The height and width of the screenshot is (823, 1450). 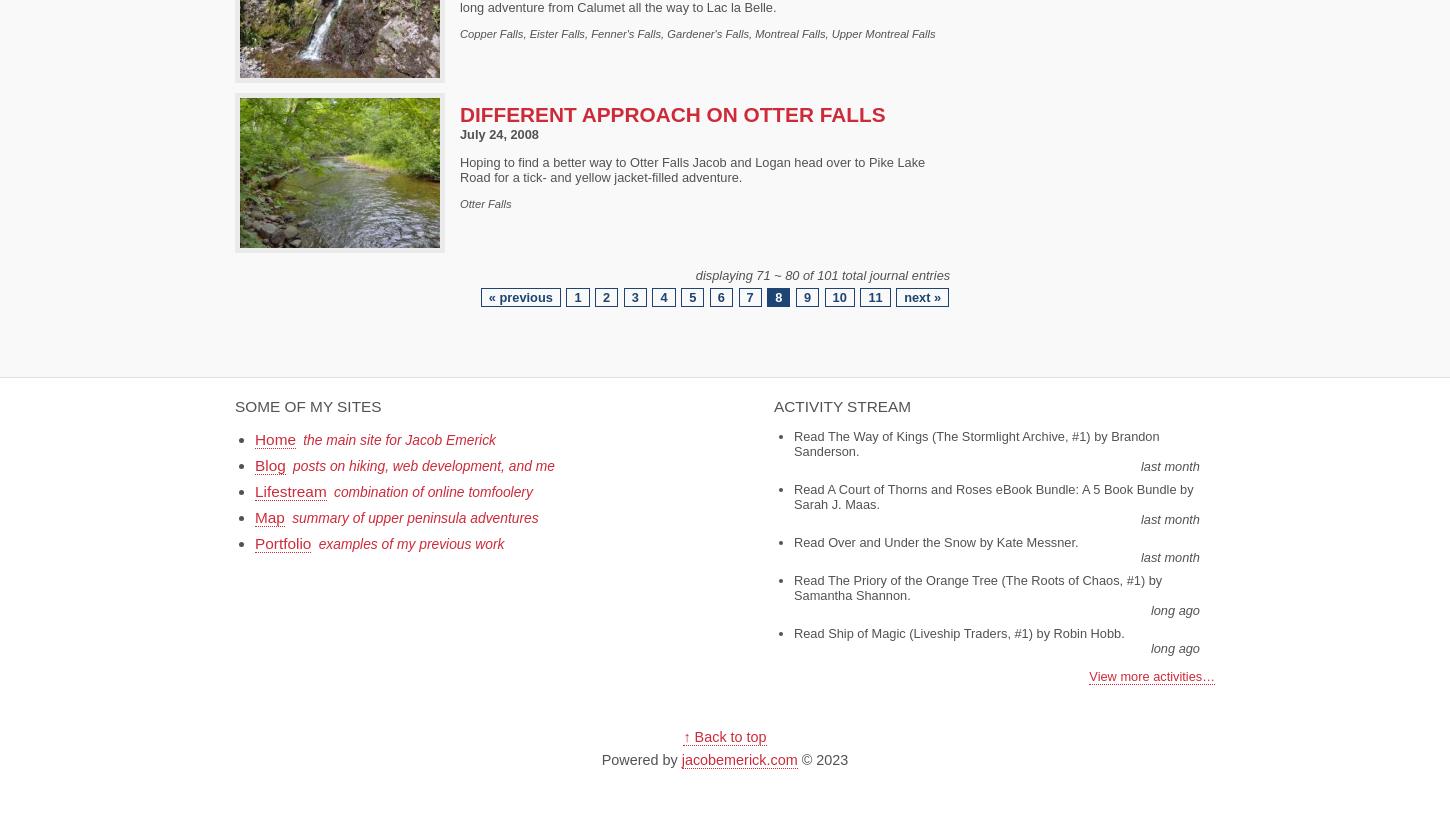 I want to click on 'Read Ship of Magic (Liveship Traders, #1) by Robin Hobb.', so click(x=958, y=631).